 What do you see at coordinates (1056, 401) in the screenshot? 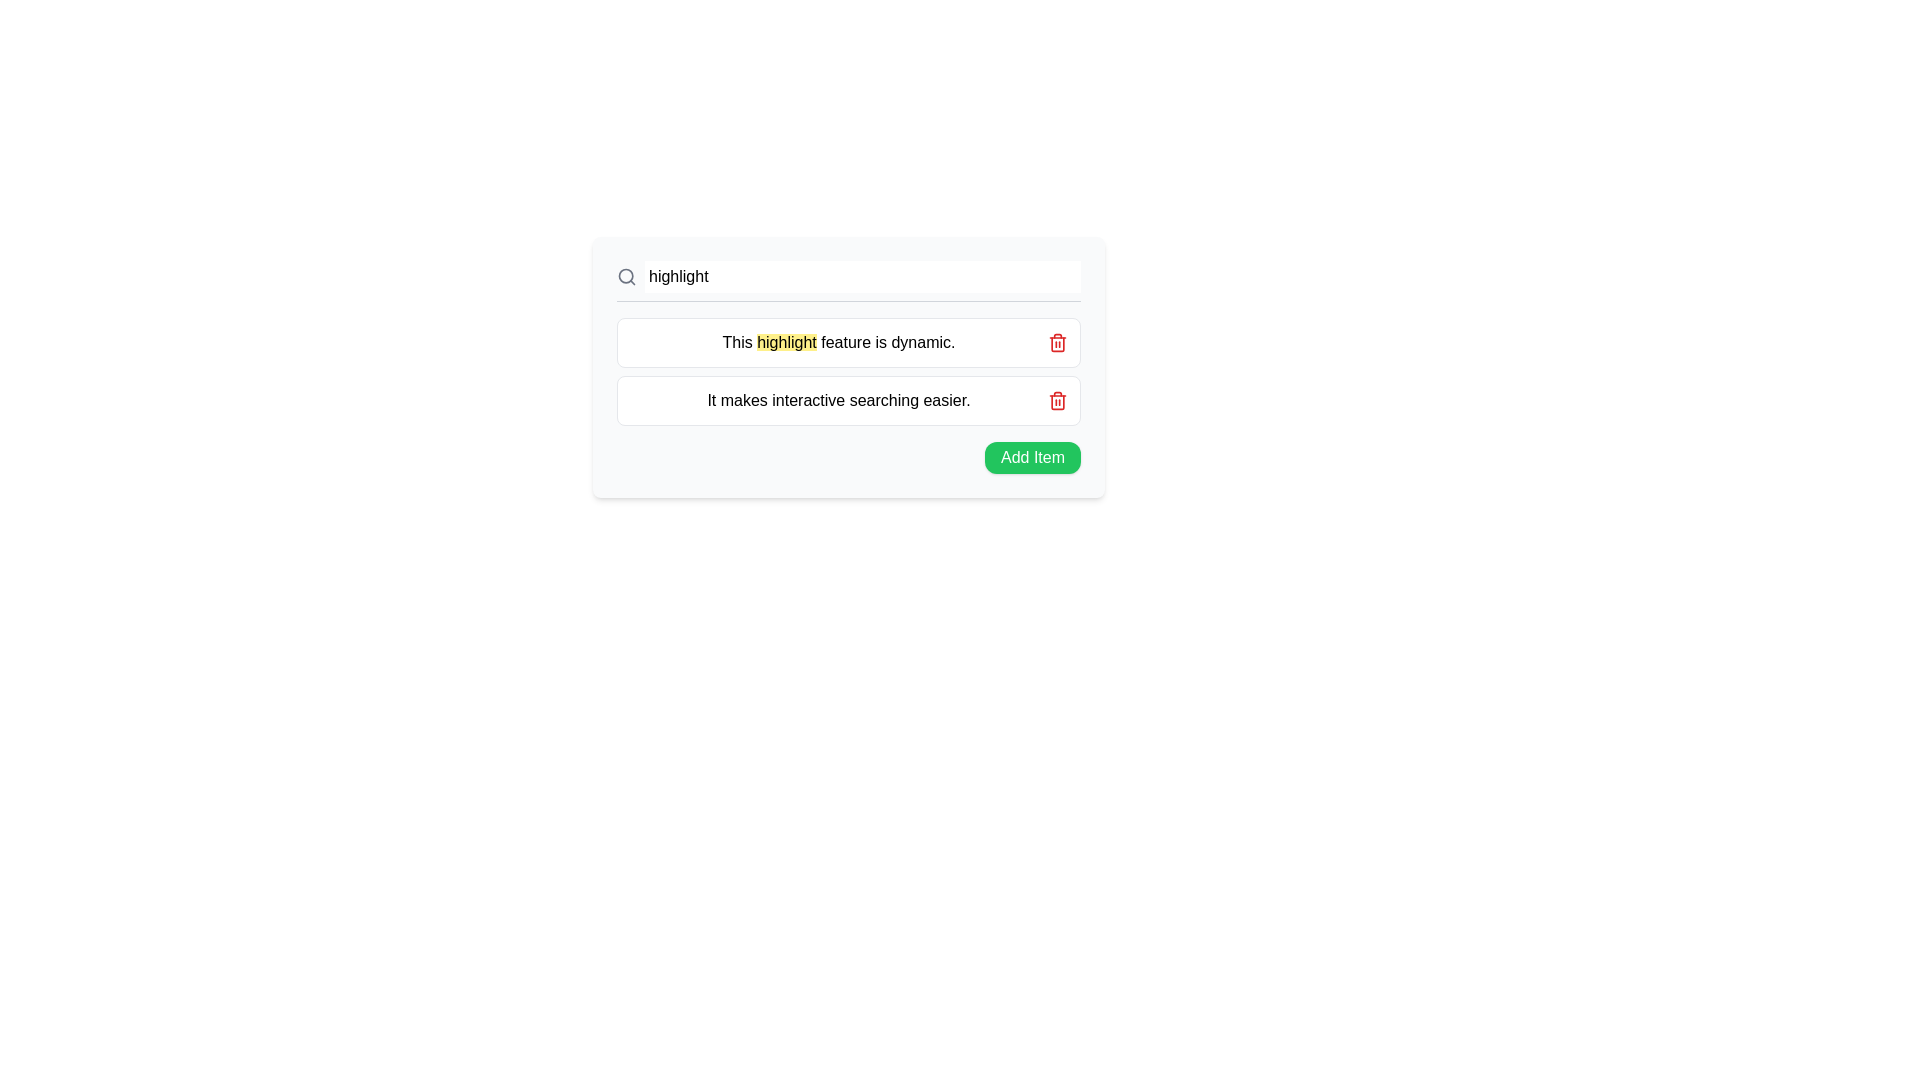
I see `the red trash bin icon button located to the right of the text 'It makes interactive searching easier.'` at bounding box center [1056, 401].